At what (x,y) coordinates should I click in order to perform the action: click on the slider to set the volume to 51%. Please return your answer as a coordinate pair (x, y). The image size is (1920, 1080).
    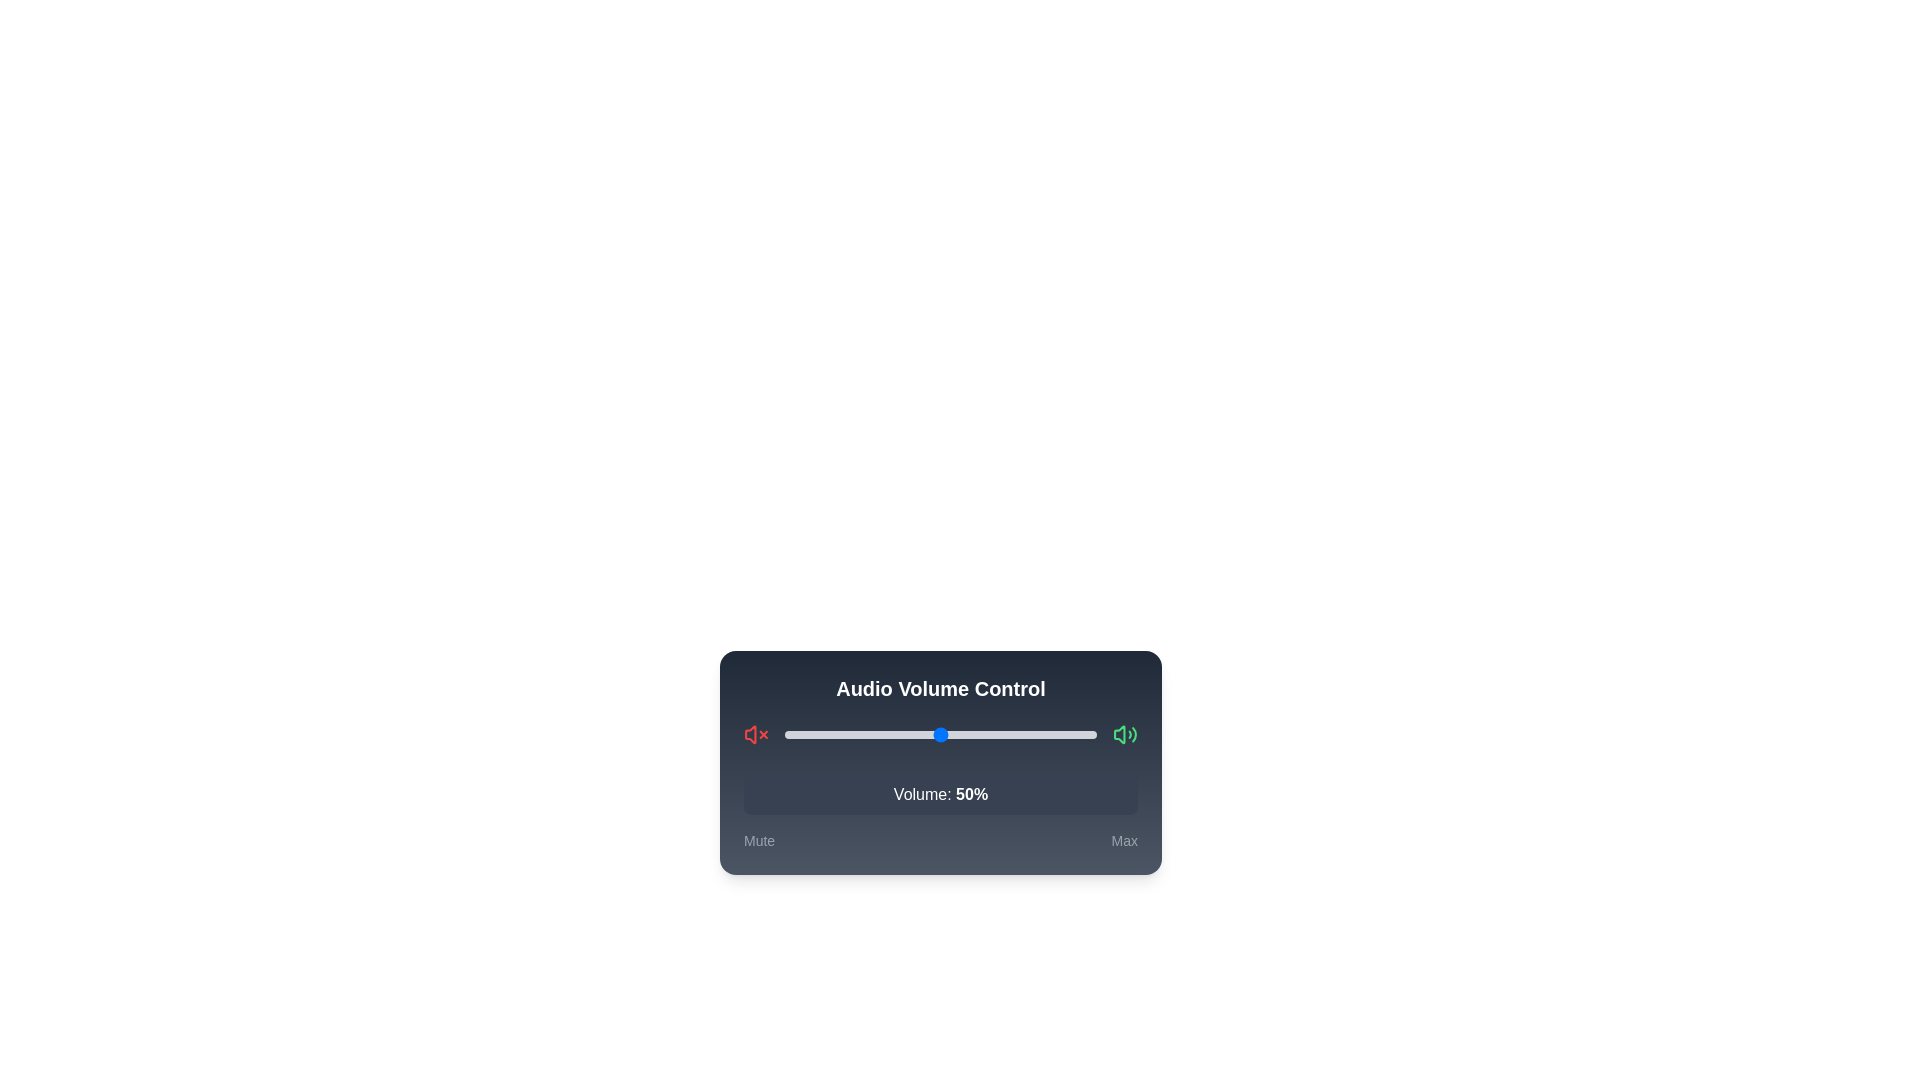
    Looking at the image, I should click on (942, 735).